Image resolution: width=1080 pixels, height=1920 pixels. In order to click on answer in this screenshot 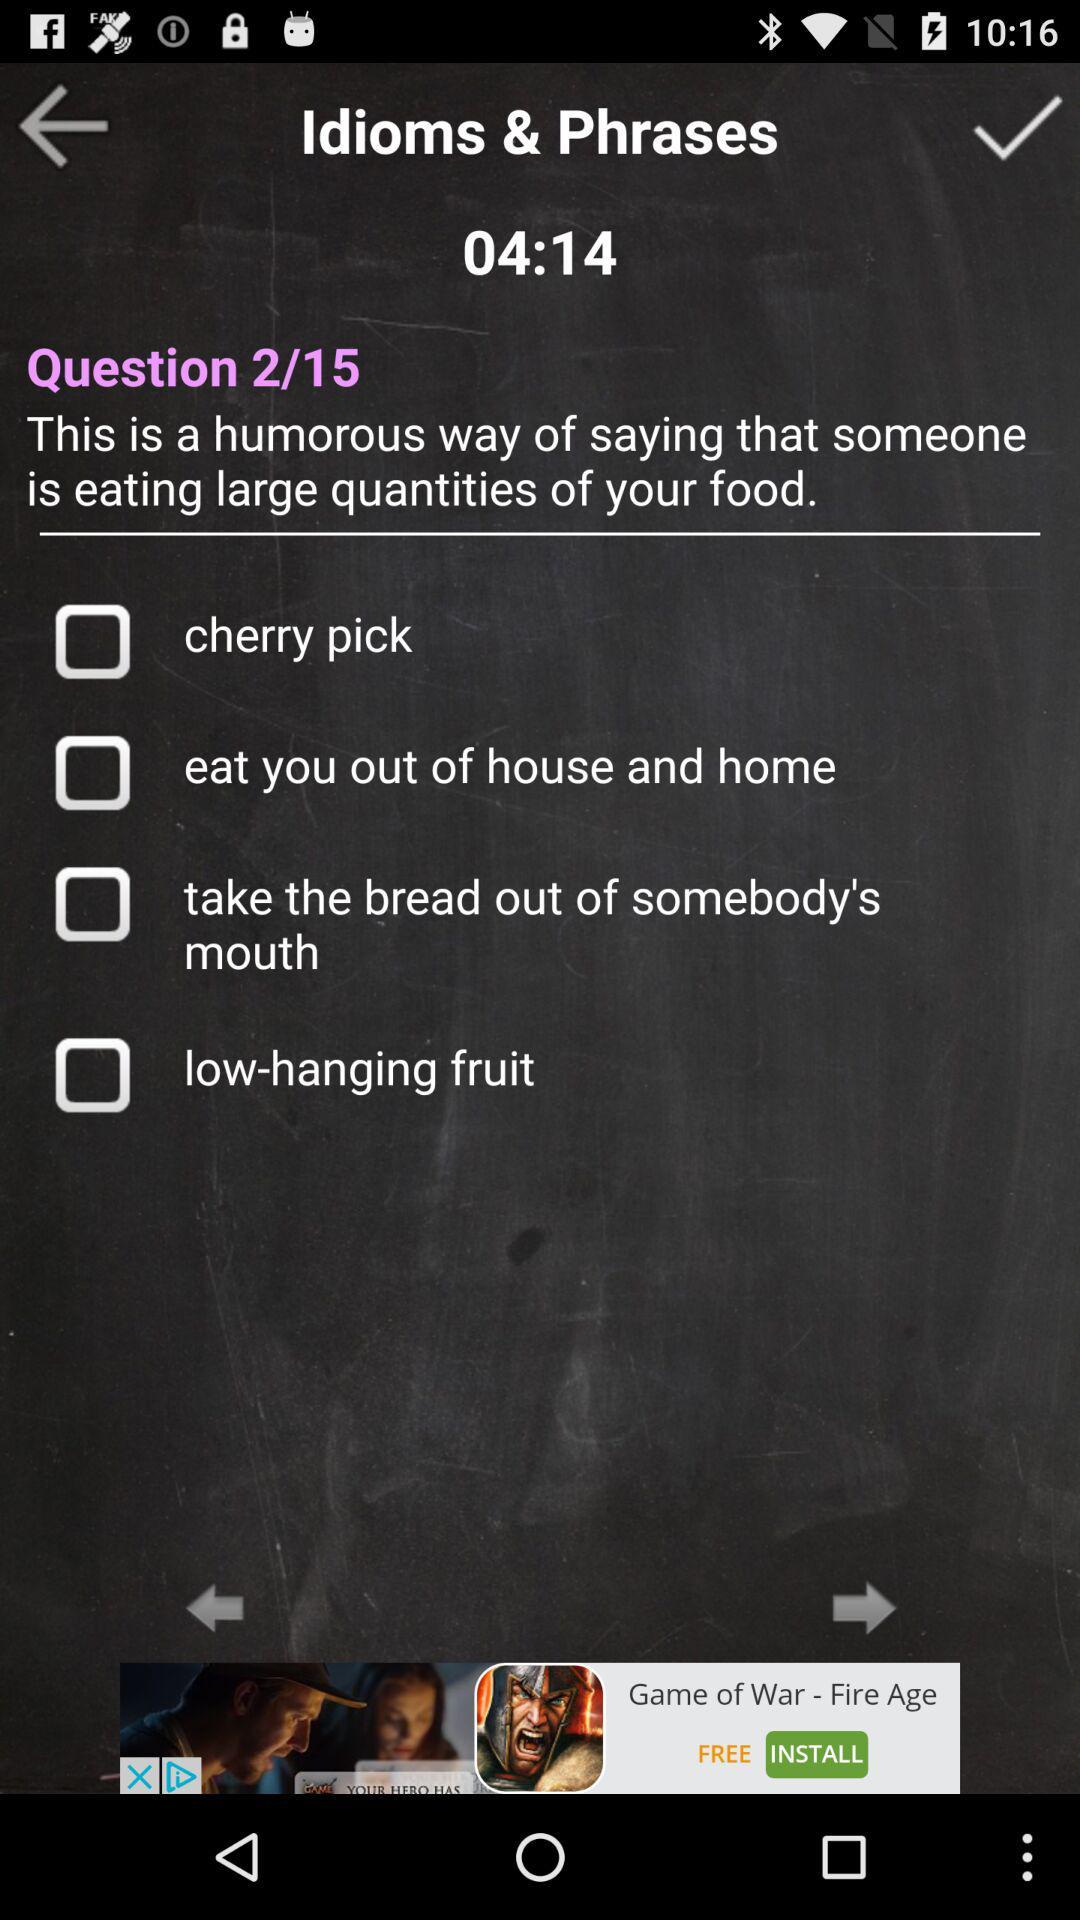, I will do `click(91, 640)`.